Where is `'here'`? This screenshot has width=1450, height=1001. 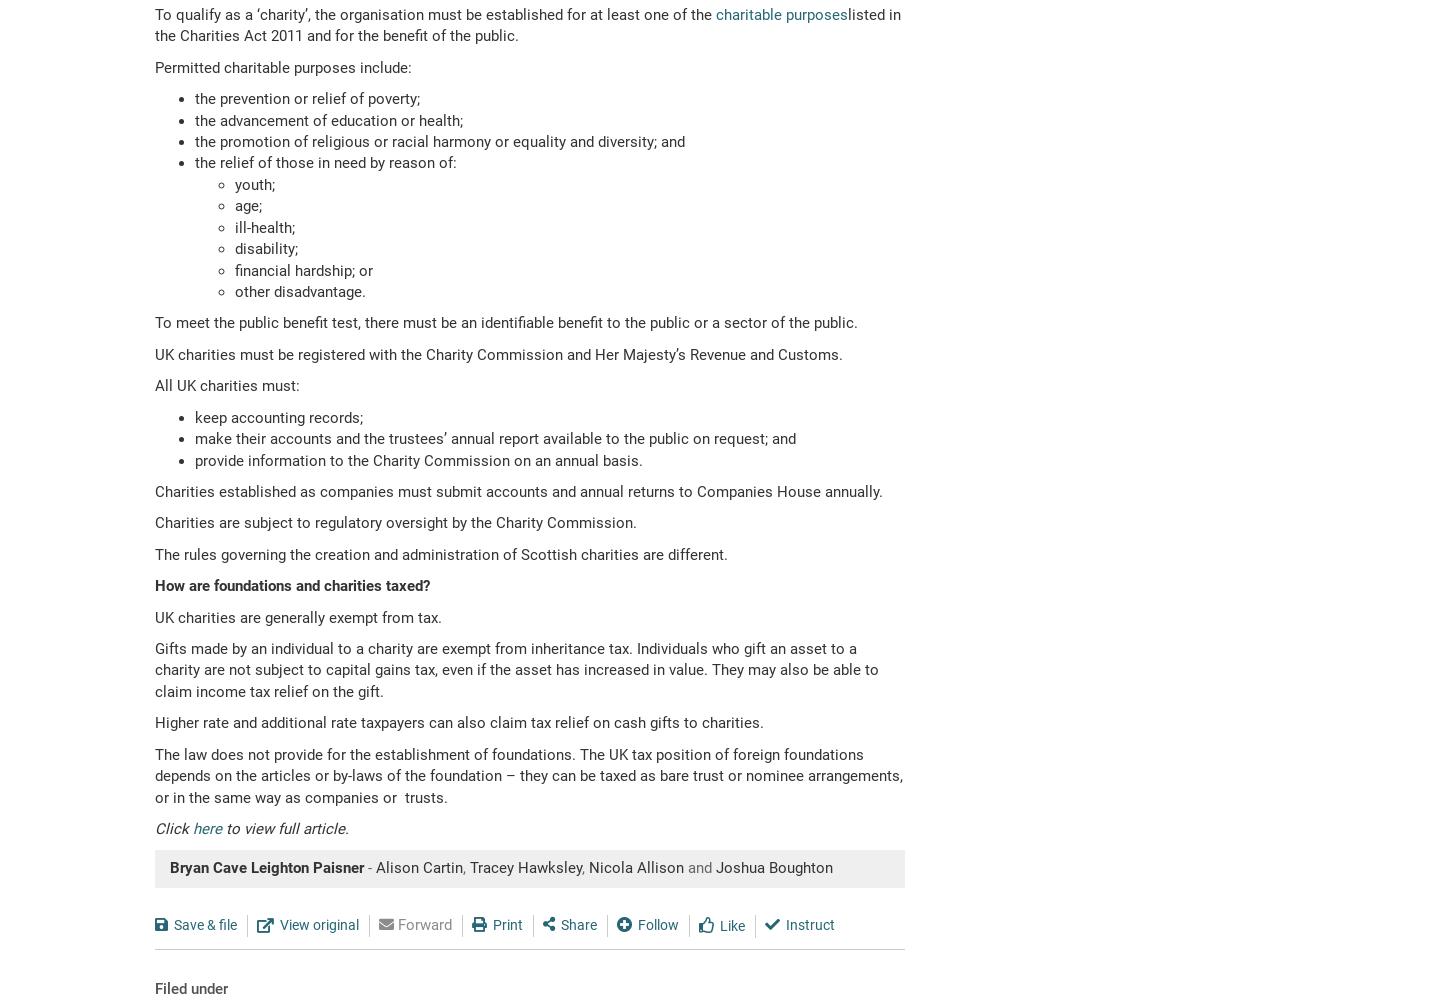
'here' is located at coordinates (206, 828).